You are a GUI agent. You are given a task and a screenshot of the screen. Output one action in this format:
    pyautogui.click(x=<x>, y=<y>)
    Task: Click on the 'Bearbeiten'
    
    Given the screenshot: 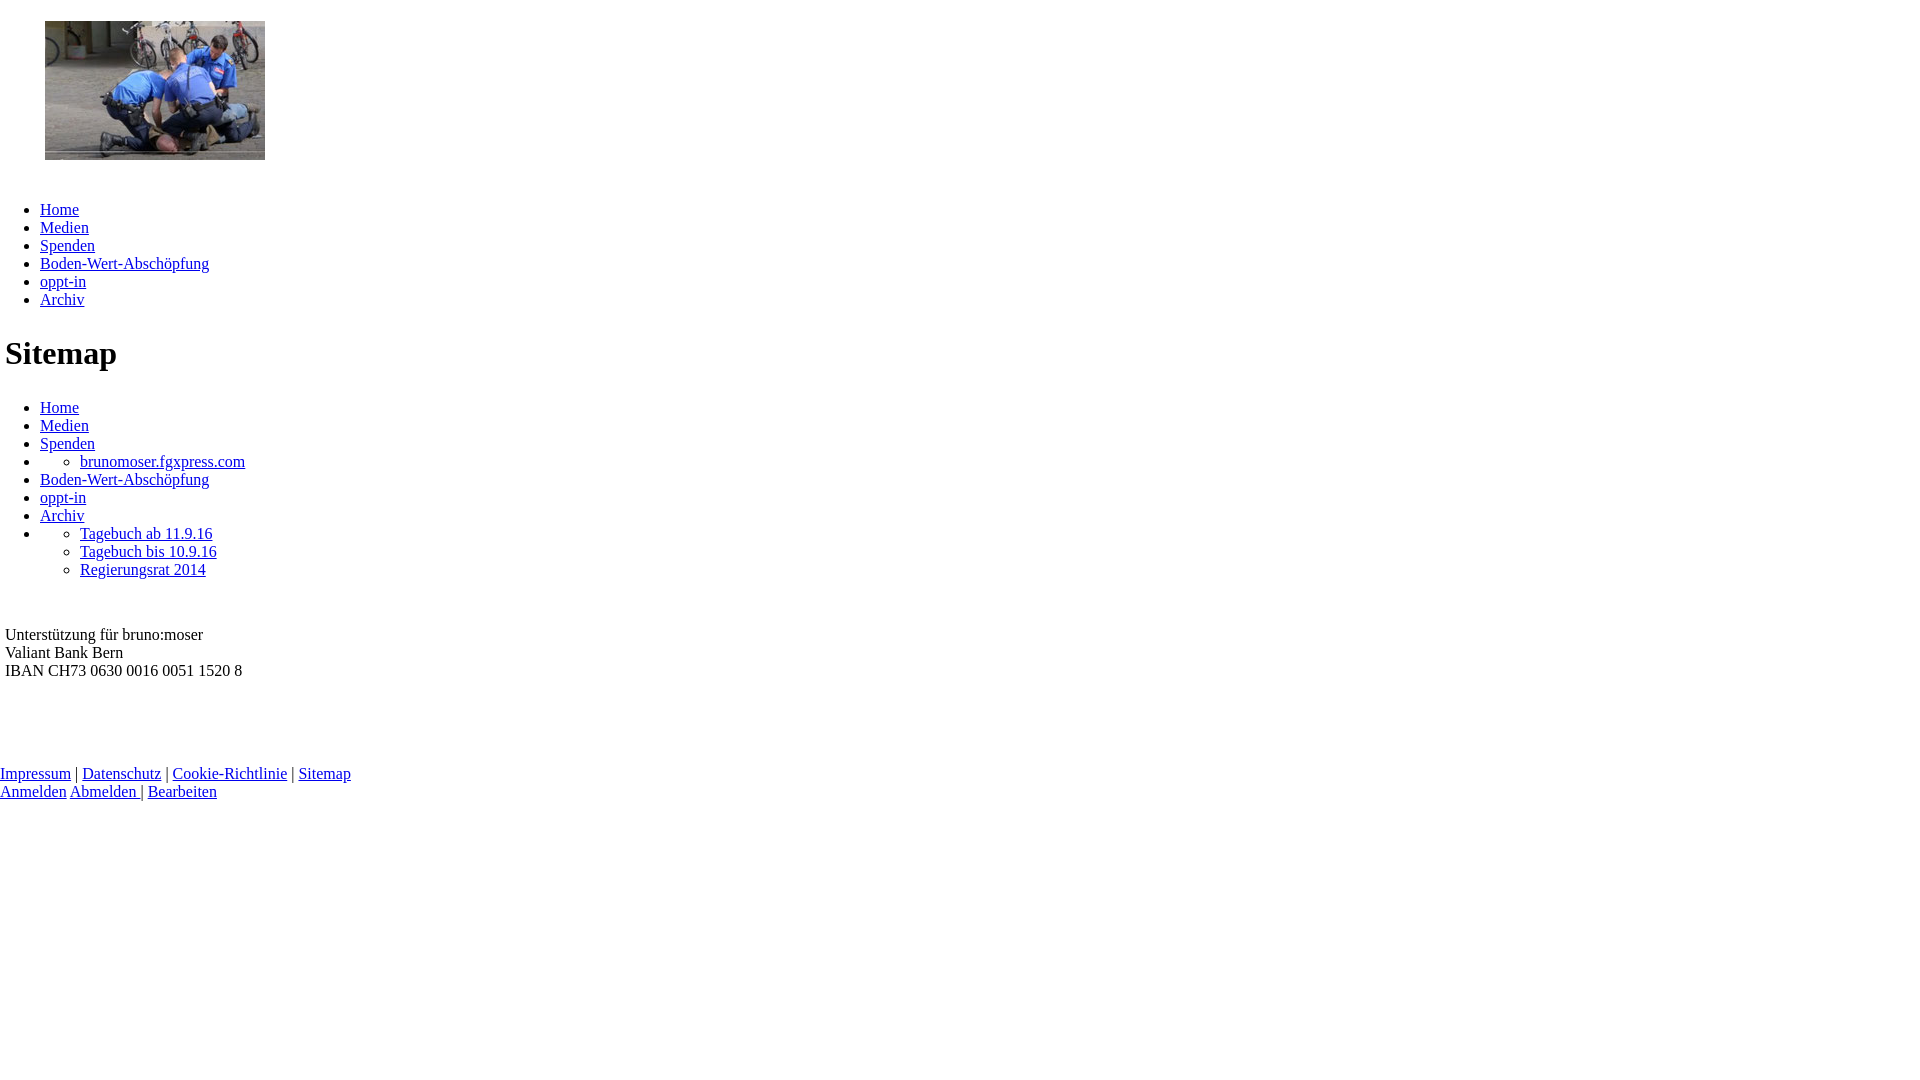 What is the action you would take?
    pyautogui.click(x=182, y=790)
    